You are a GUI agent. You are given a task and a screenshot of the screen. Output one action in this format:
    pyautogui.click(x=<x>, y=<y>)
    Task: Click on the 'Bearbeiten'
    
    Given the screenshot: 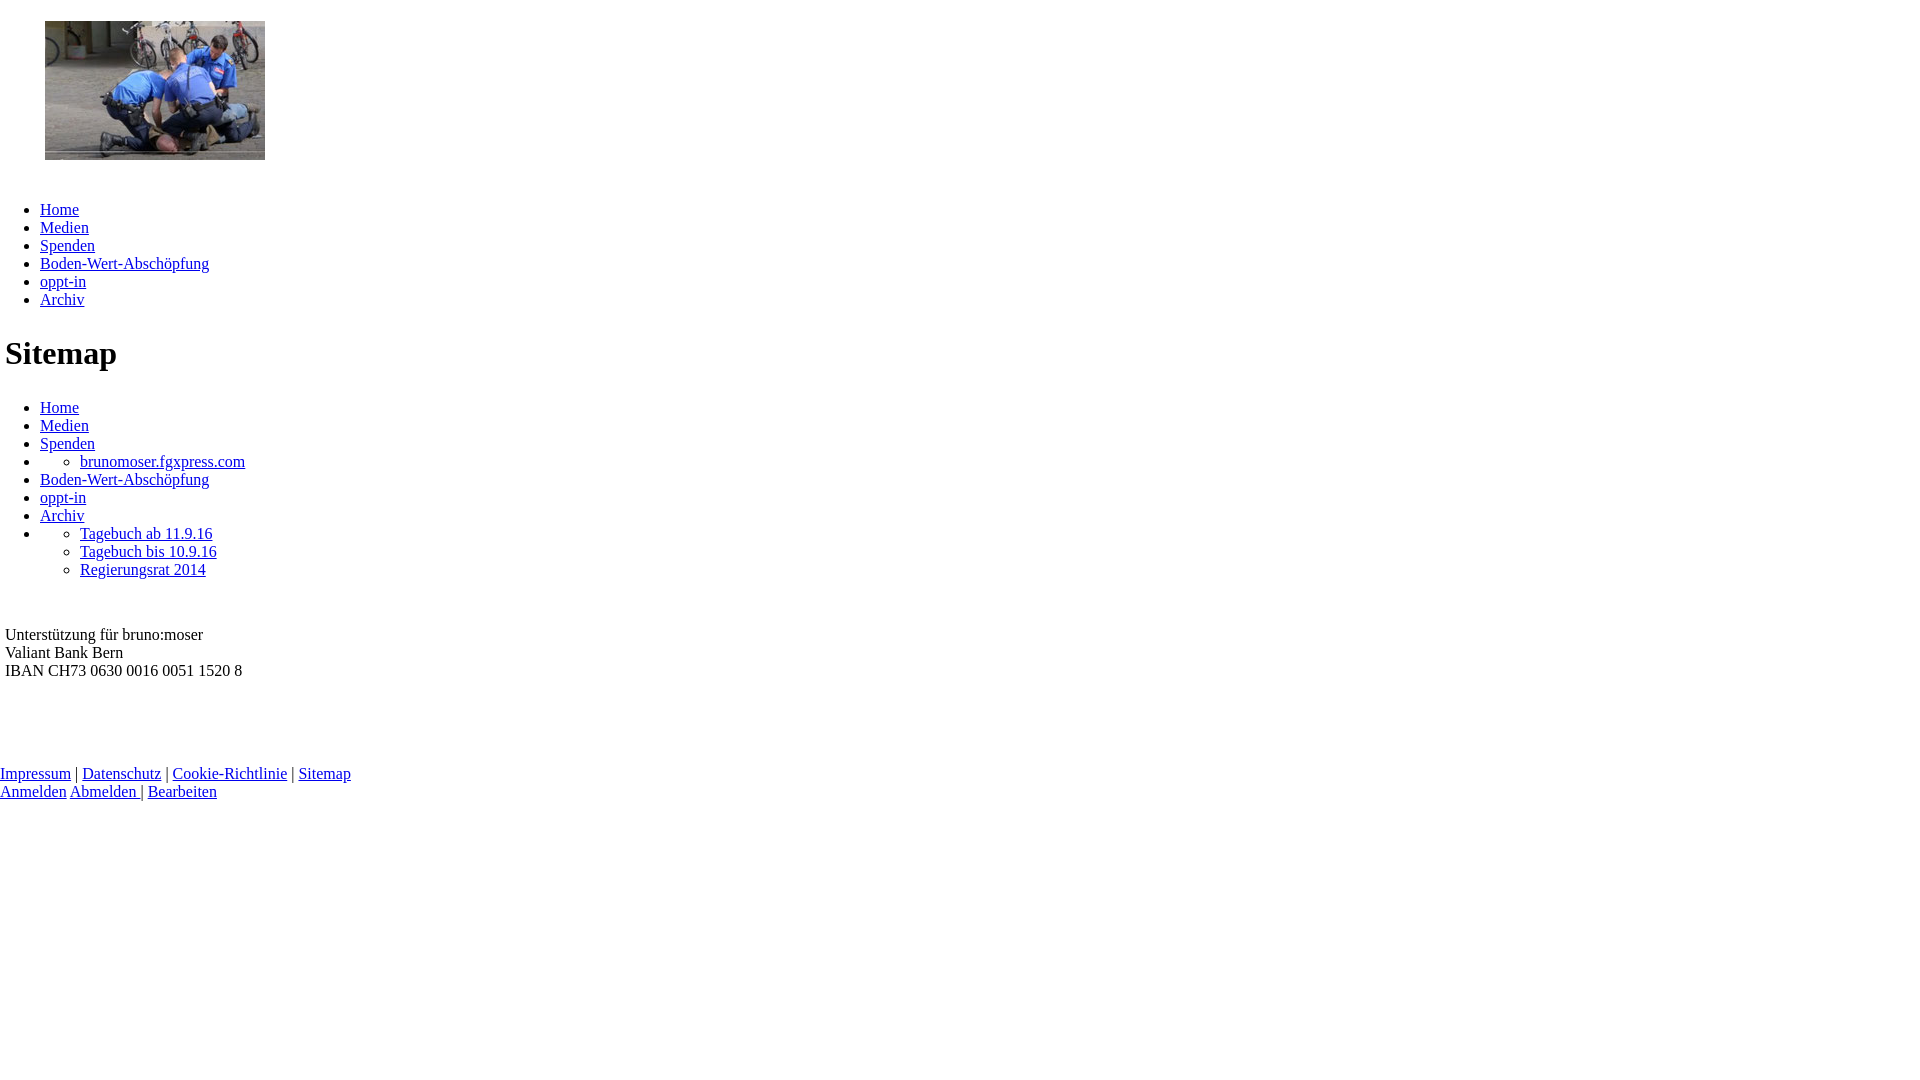 What is the action you would take?
    pyautogui.click(x=182, y=790)
    